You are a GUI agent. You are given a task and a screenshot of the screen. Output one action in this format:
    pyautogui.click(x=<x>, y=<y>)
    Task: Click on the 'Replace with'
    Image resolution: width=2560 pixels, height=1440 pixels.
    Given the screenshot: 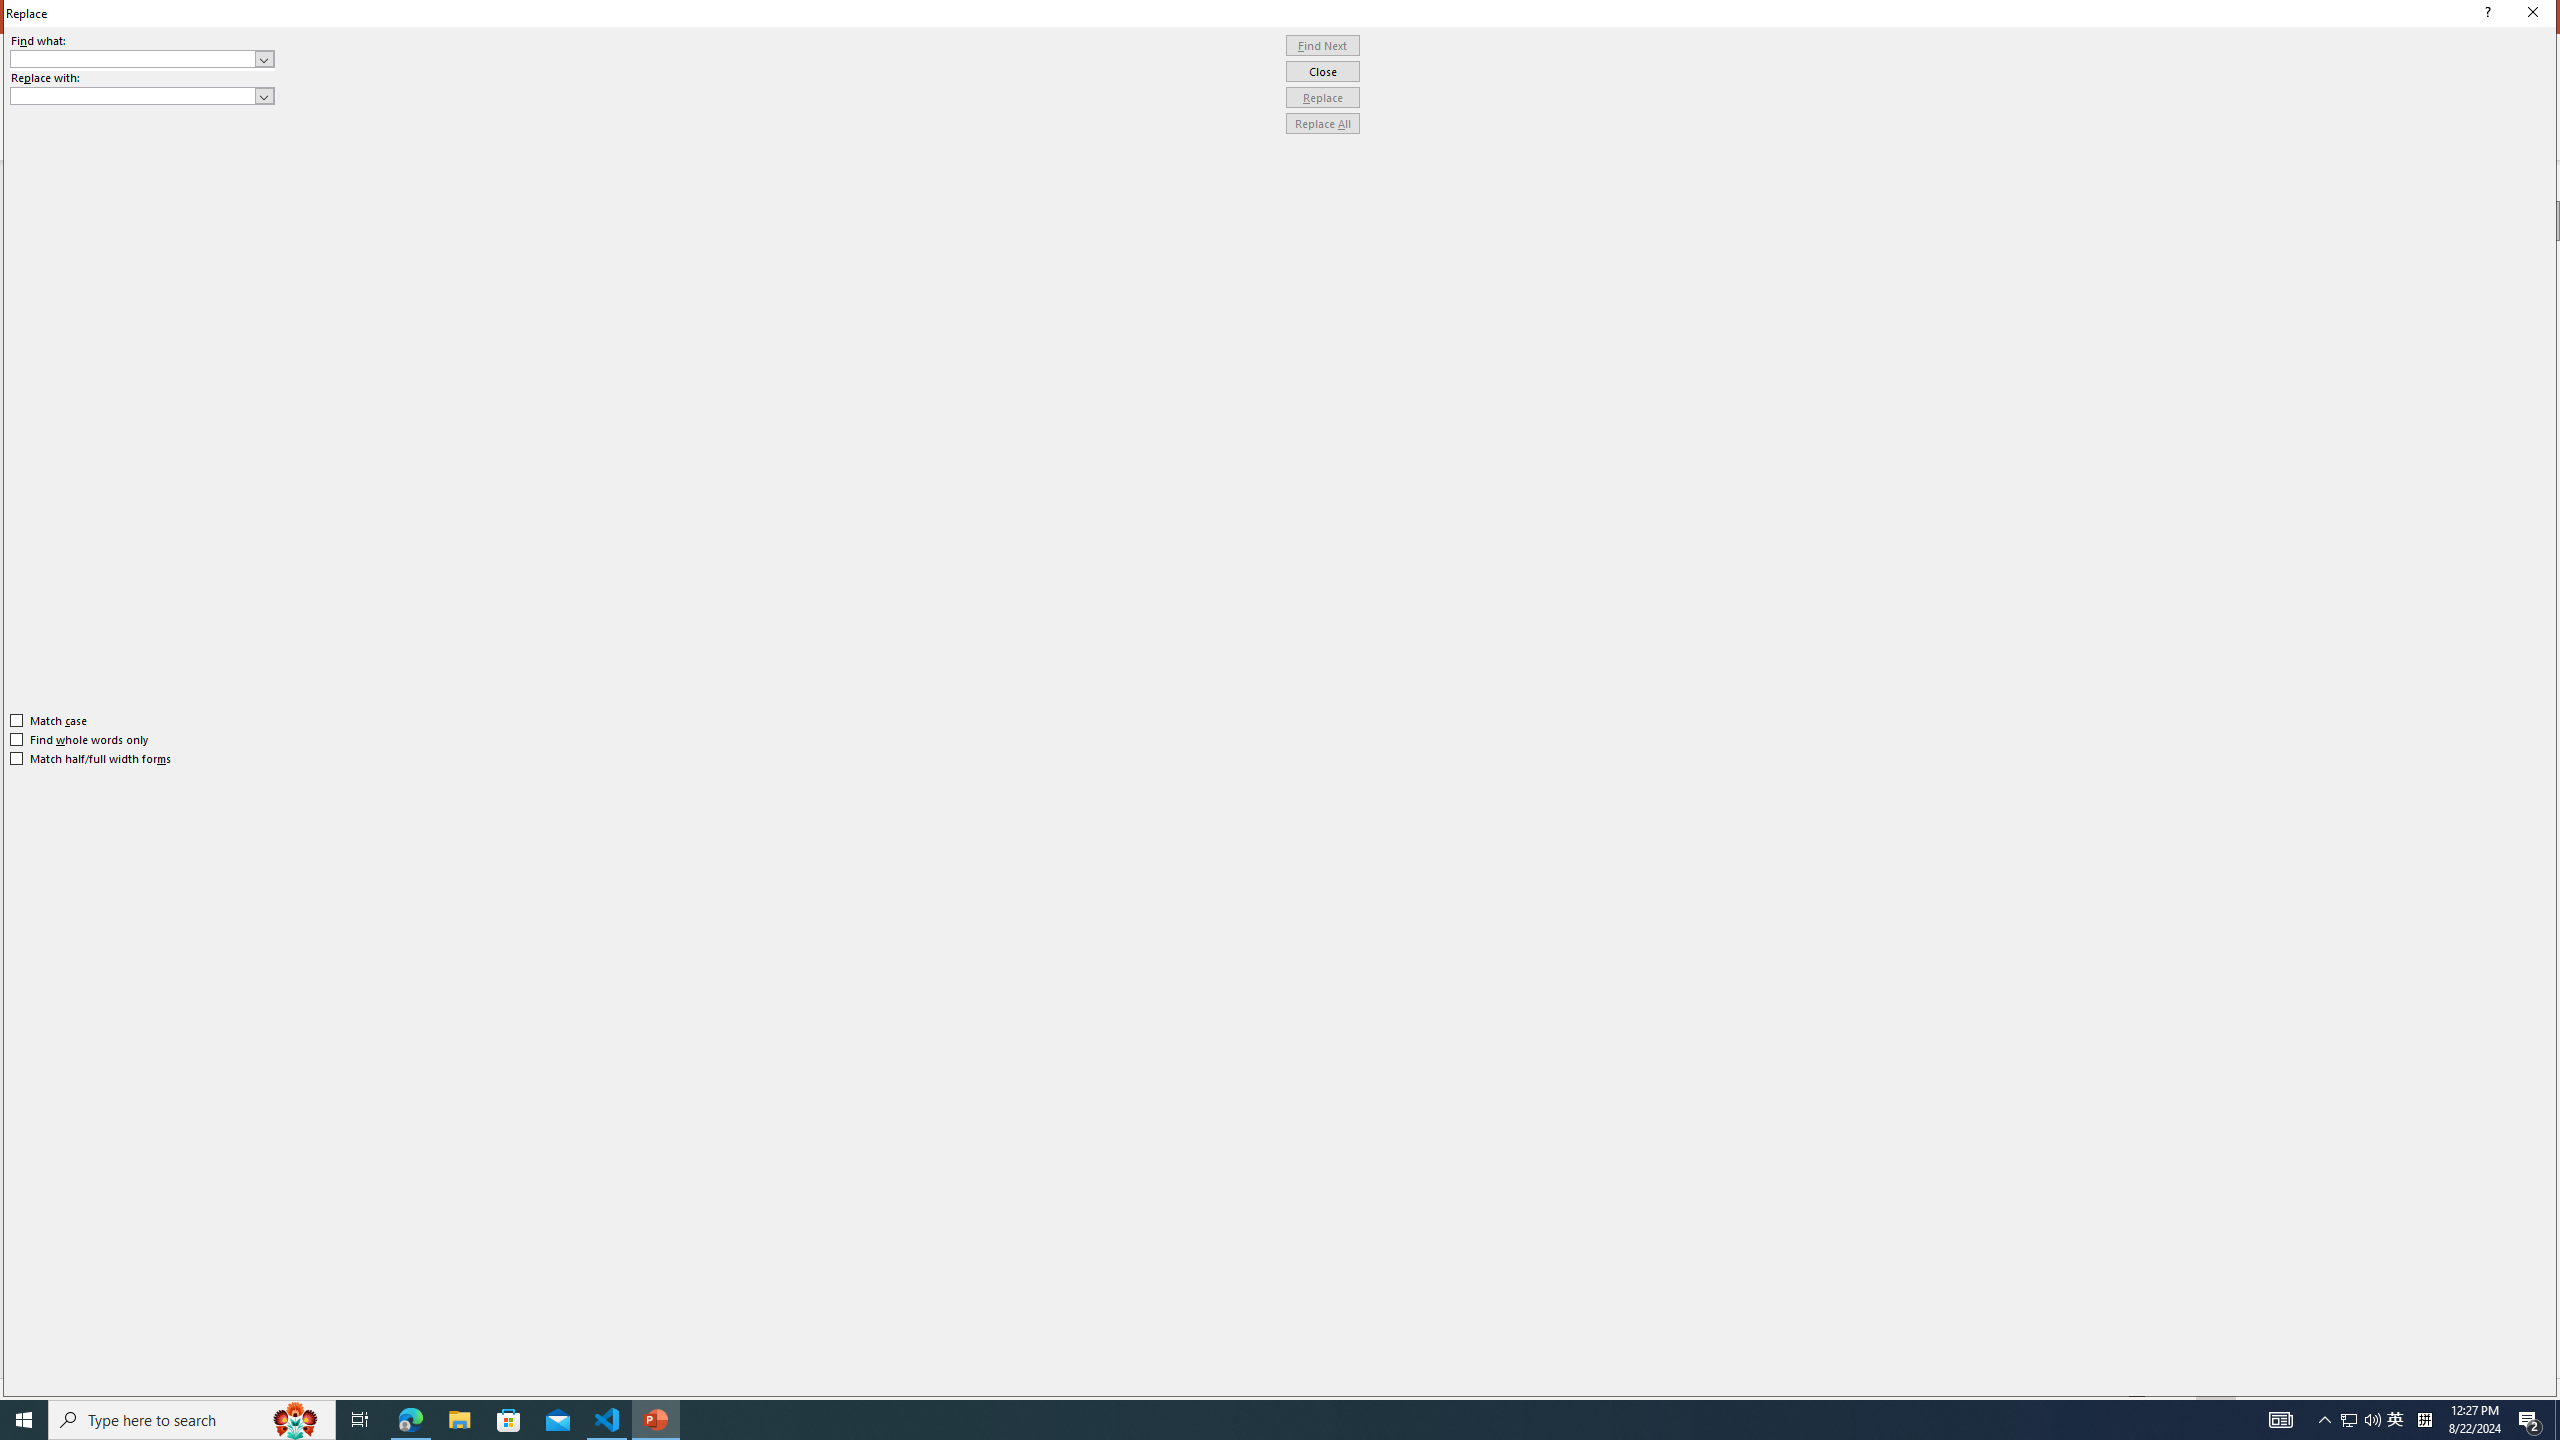 What is the action you would take?
    pyautogui.click(x=142, y=95)
    